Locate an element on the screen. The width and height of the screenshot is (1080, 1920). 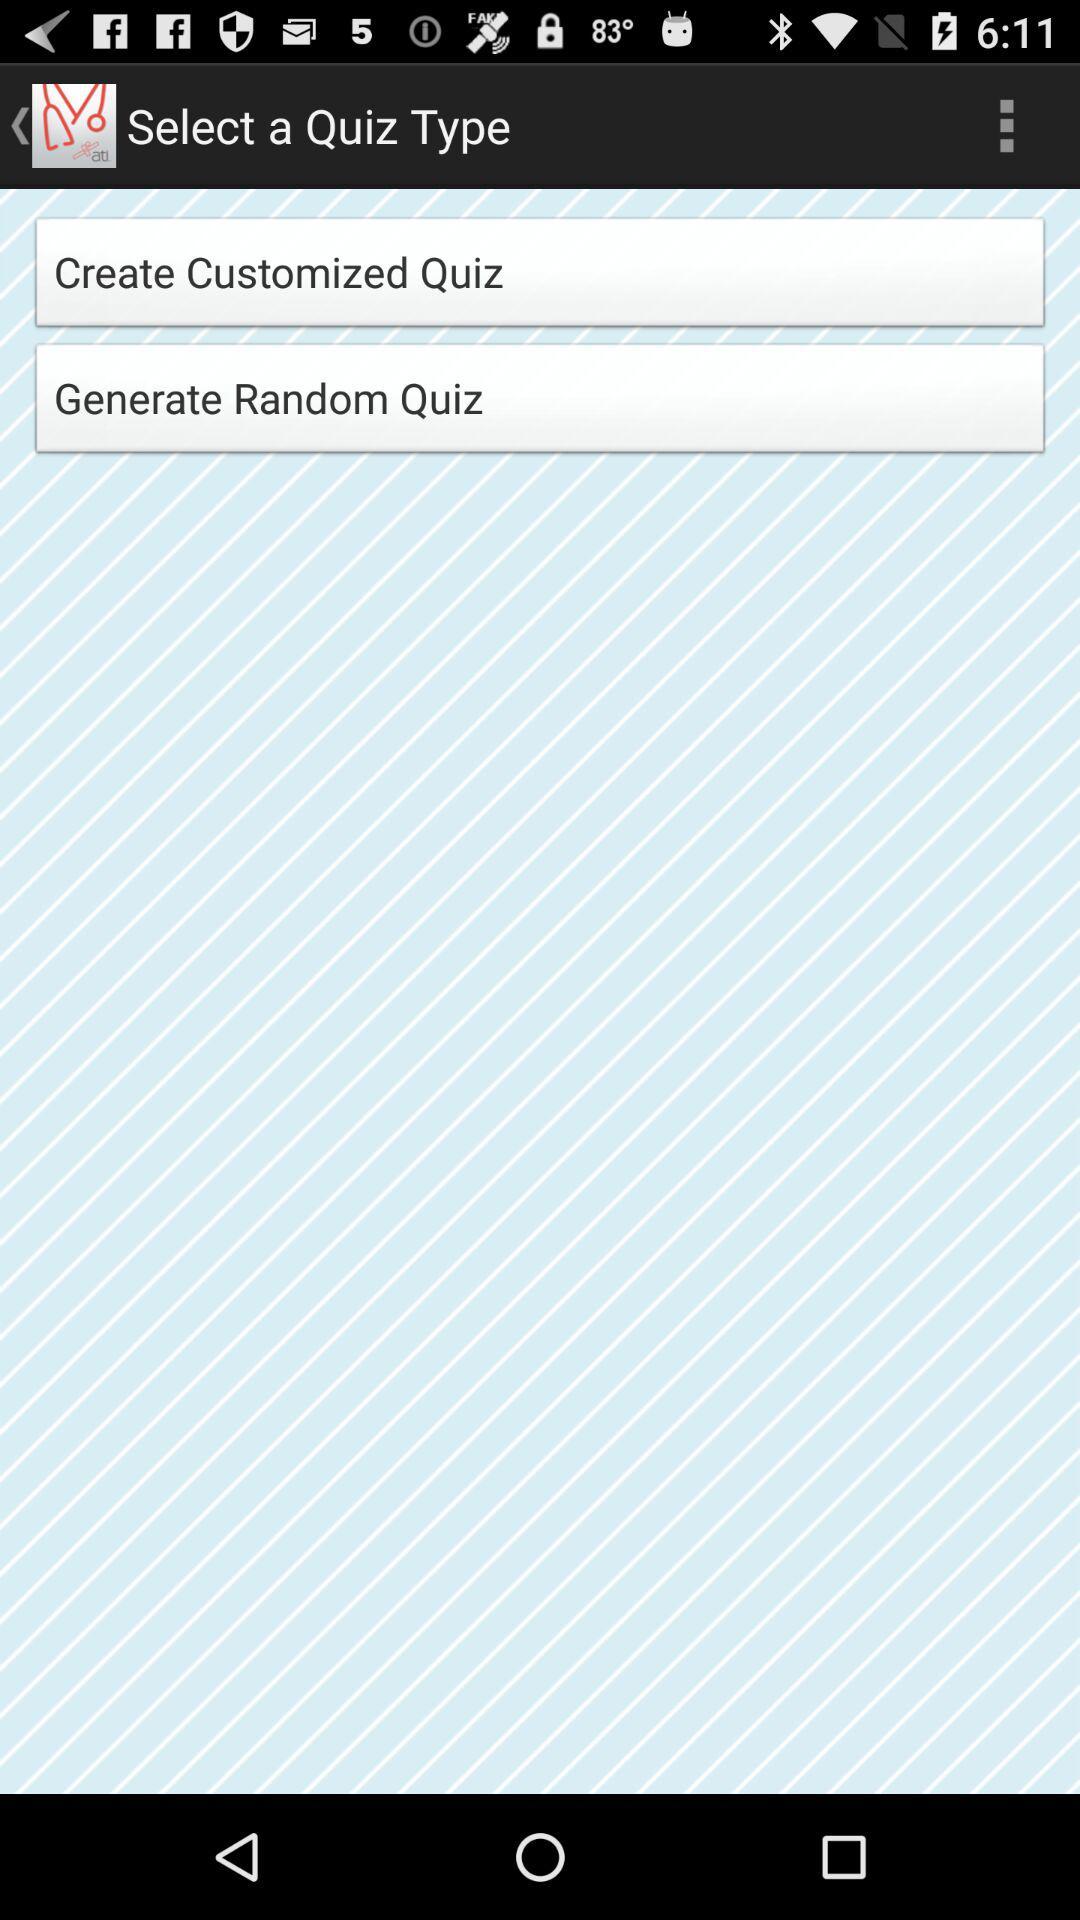
the app next to select a quiz app is located at coordinates (1006, 124).